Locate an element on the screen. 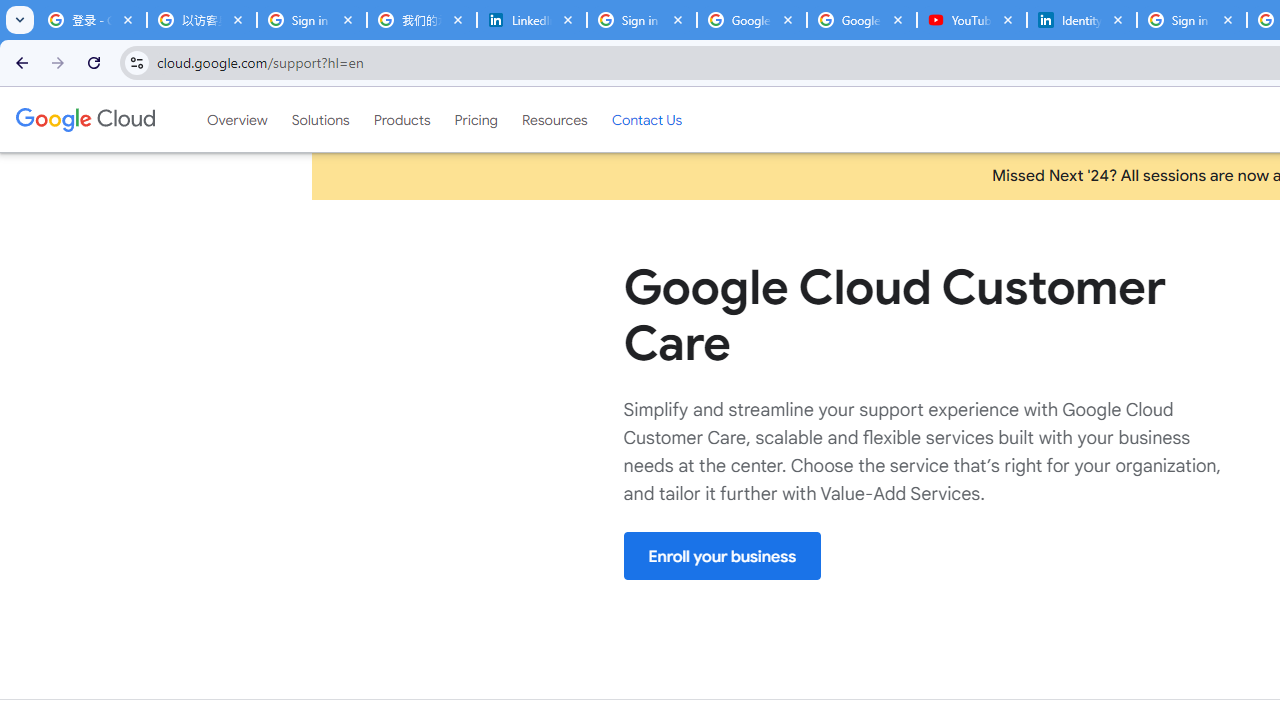  'Contact Us' is located at coordinates (647, 119).